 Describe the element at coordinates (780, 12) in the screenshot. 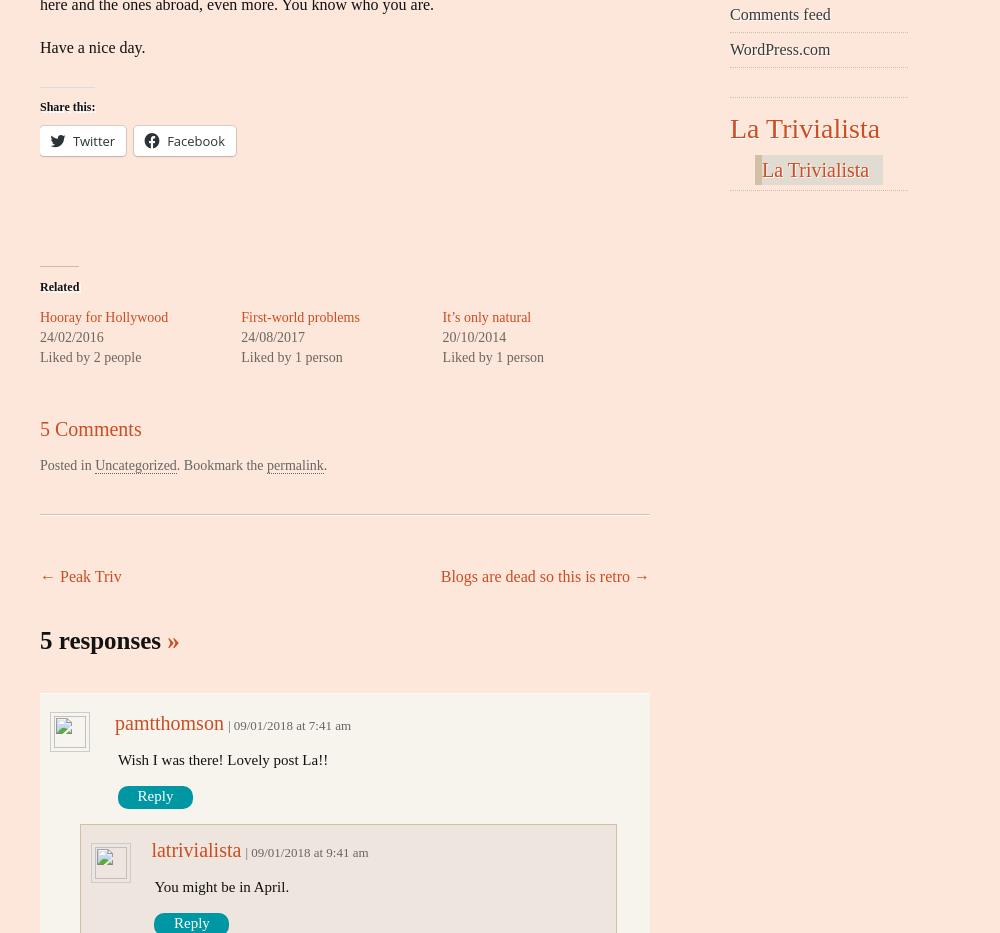

I see `'Comments feed'` at that location.